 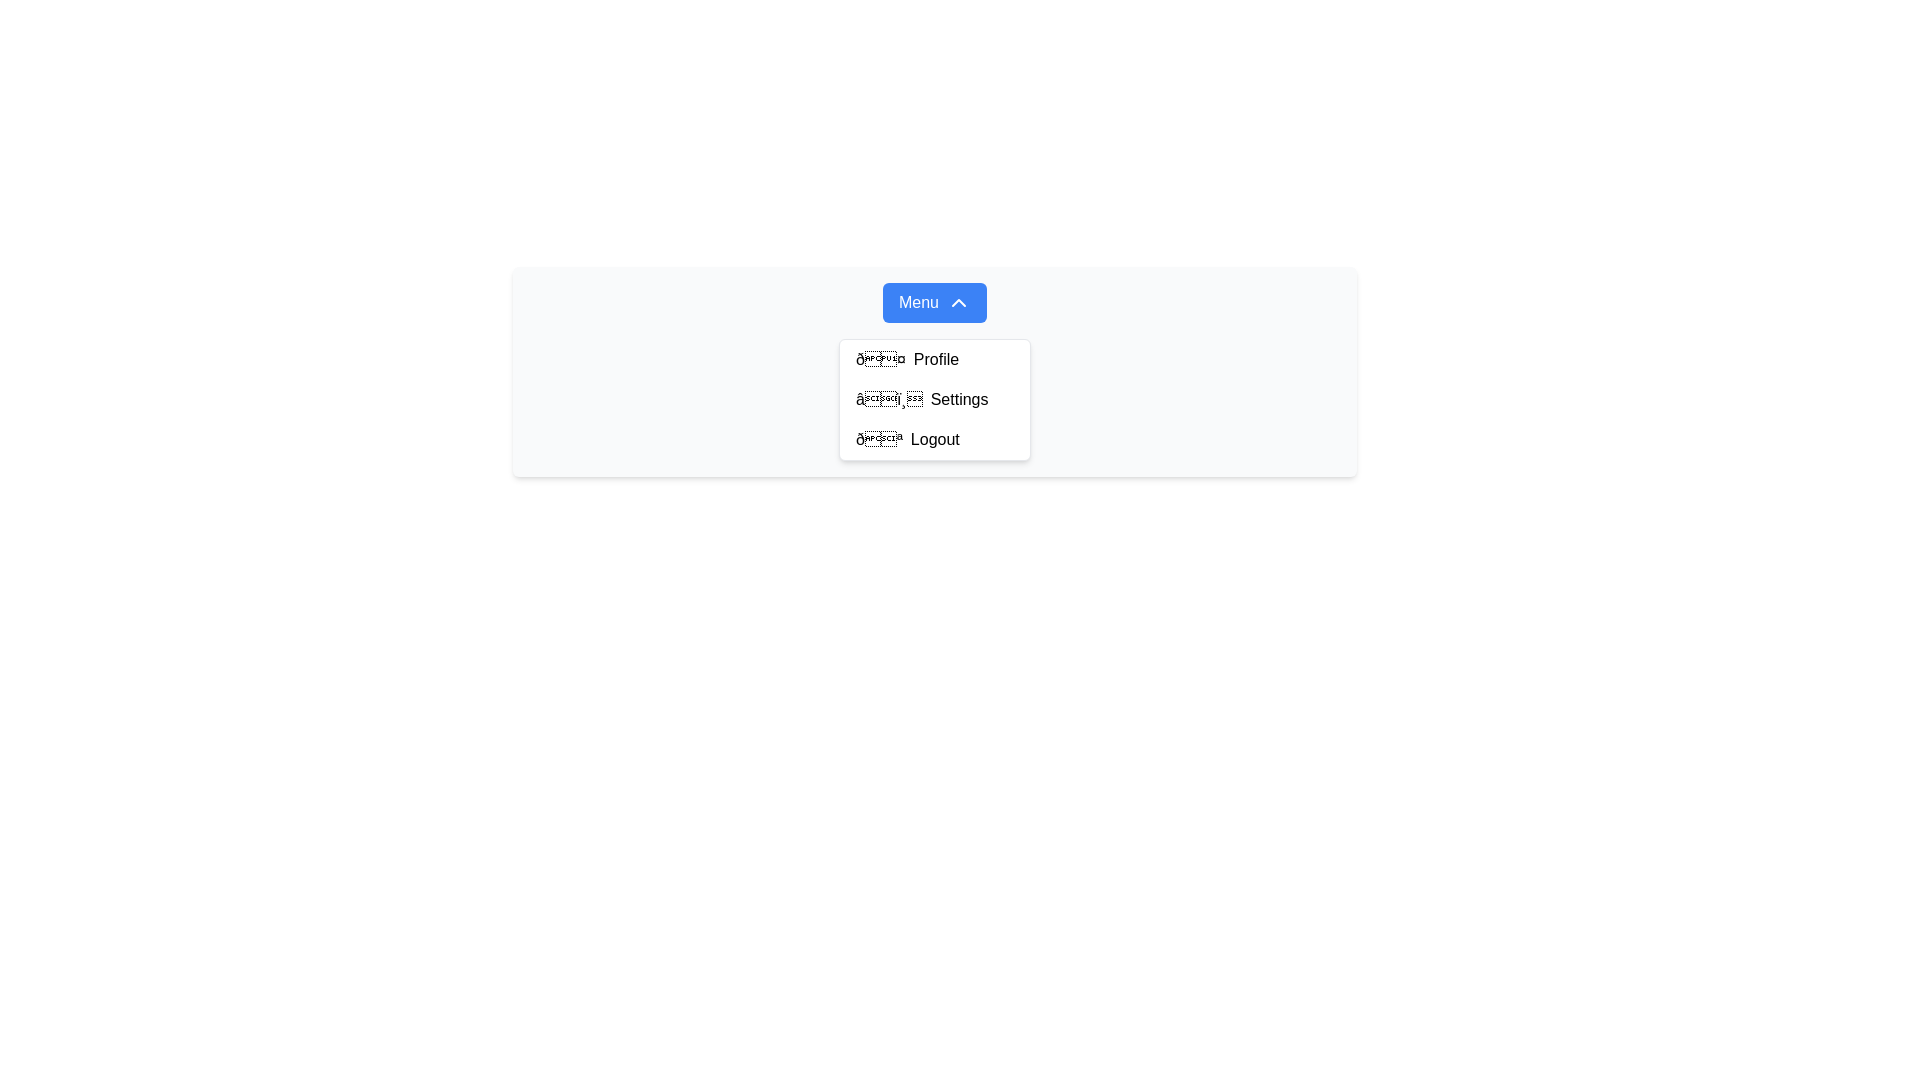 I want to click on the Logout option in the dropdown menu, so click(x=934, y=438).